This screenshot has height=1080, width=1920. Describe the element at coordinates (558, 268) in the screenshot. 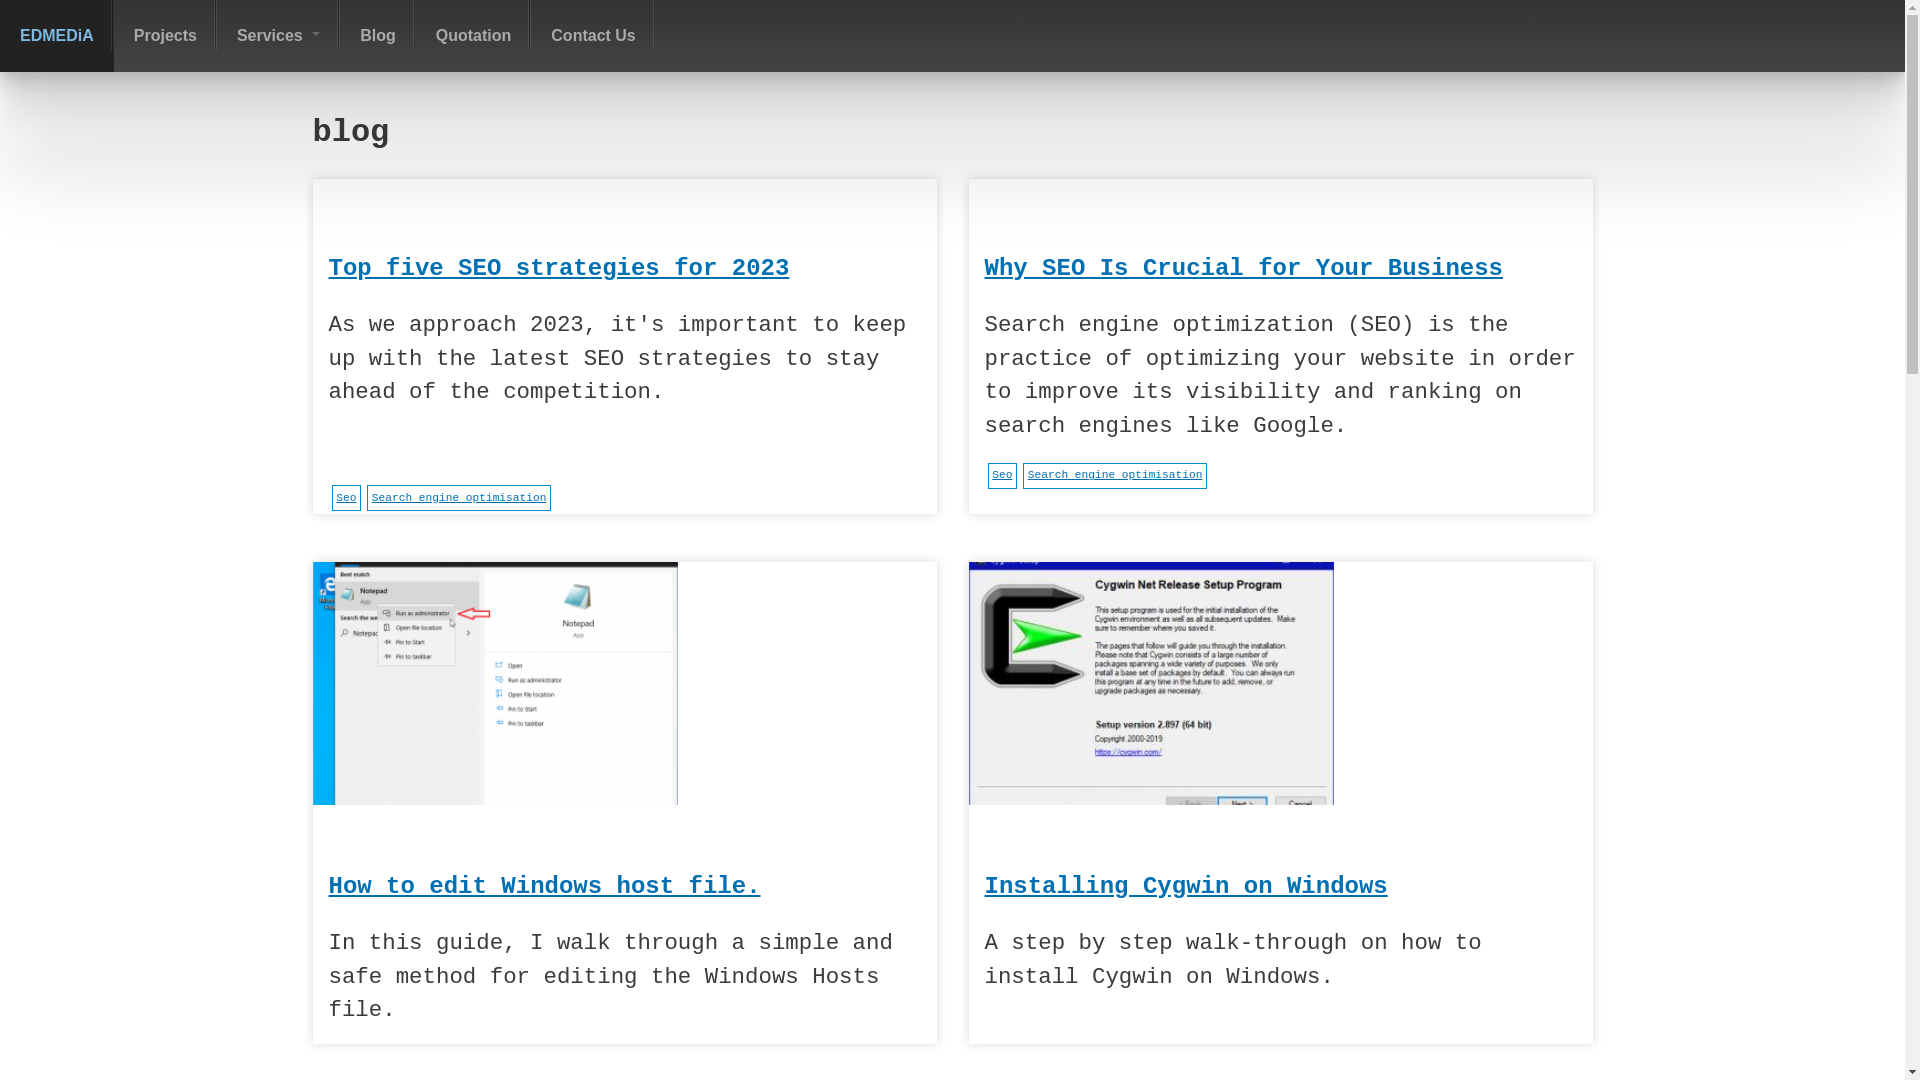

I see `'Top five SEO strategies for 2023'` at that location.